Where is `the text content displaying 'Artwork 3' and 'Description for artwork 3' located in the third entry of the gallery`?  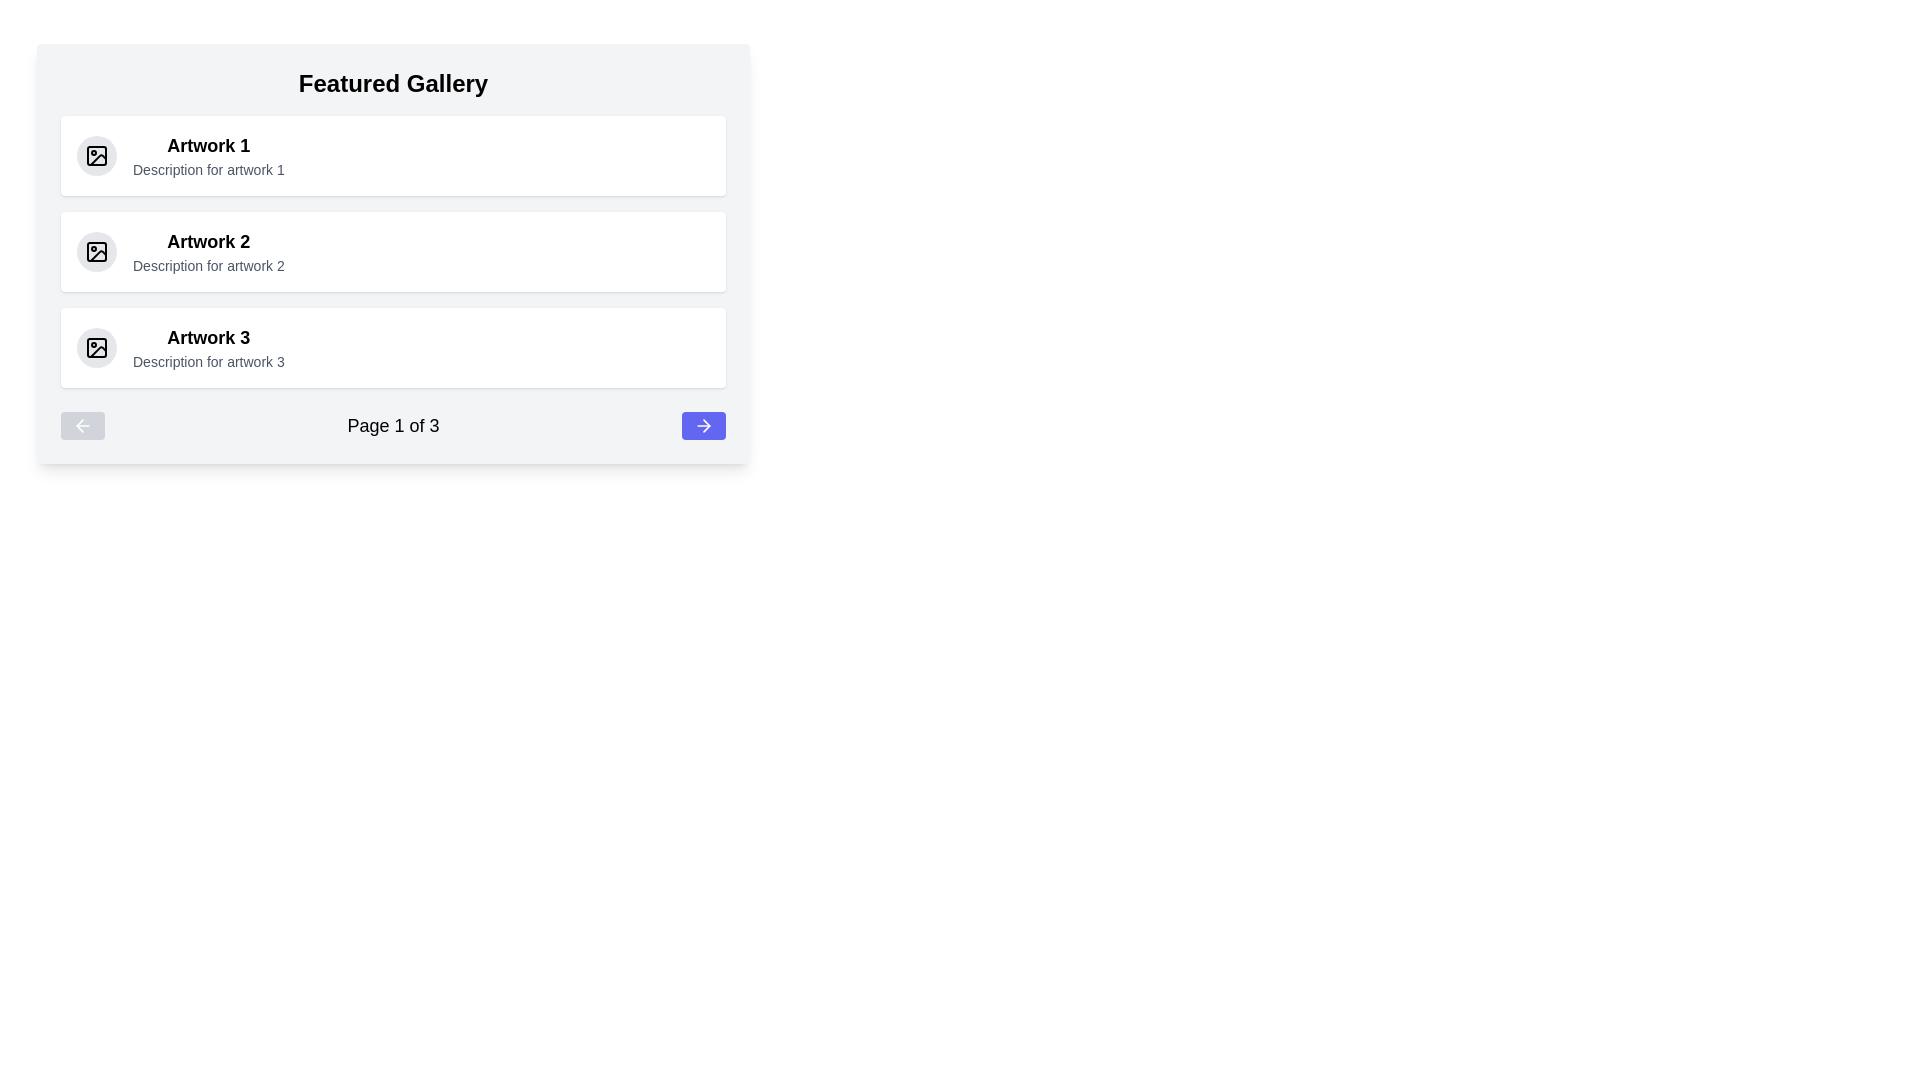 the text content displaying 'Artwork 3' and 'Description for artwork 3' located in the third entry of the gallery is located at coordinates (208, 346).